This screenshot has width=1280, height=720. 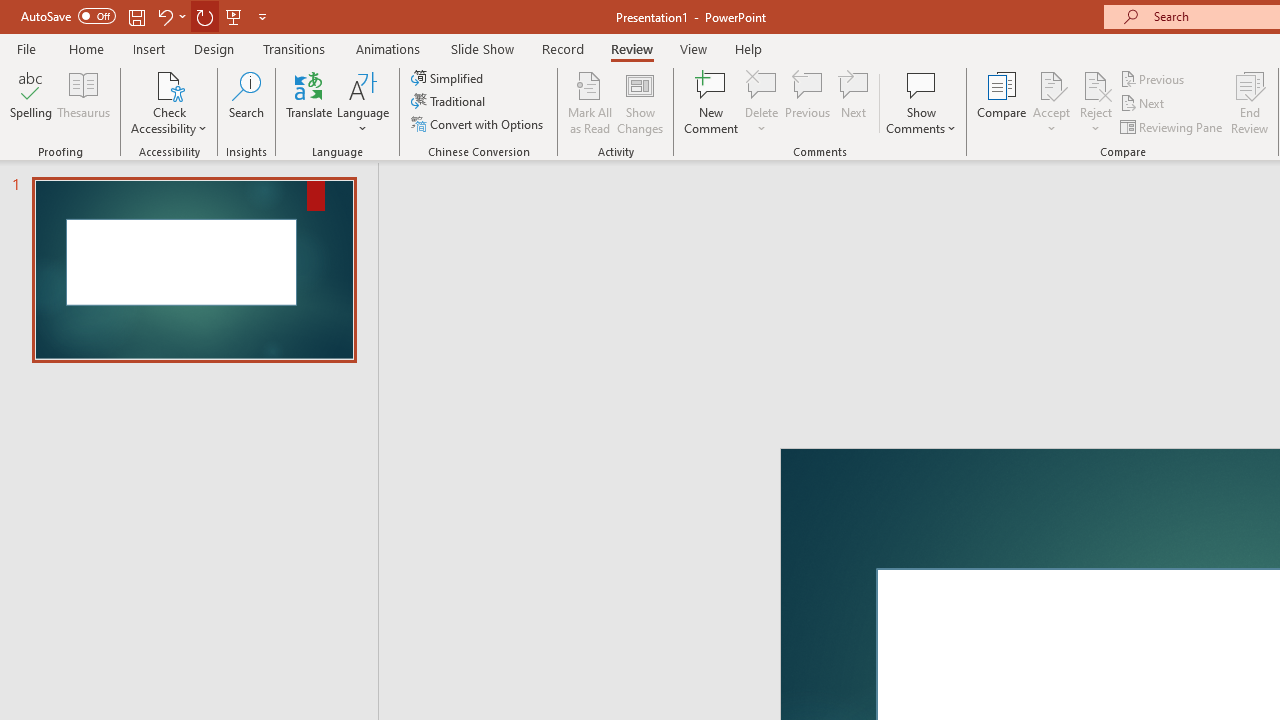 What do you see at coordinates (1095, 103) in the screenshot?
I see `'Reject'` at bounding box center [1095, 103].